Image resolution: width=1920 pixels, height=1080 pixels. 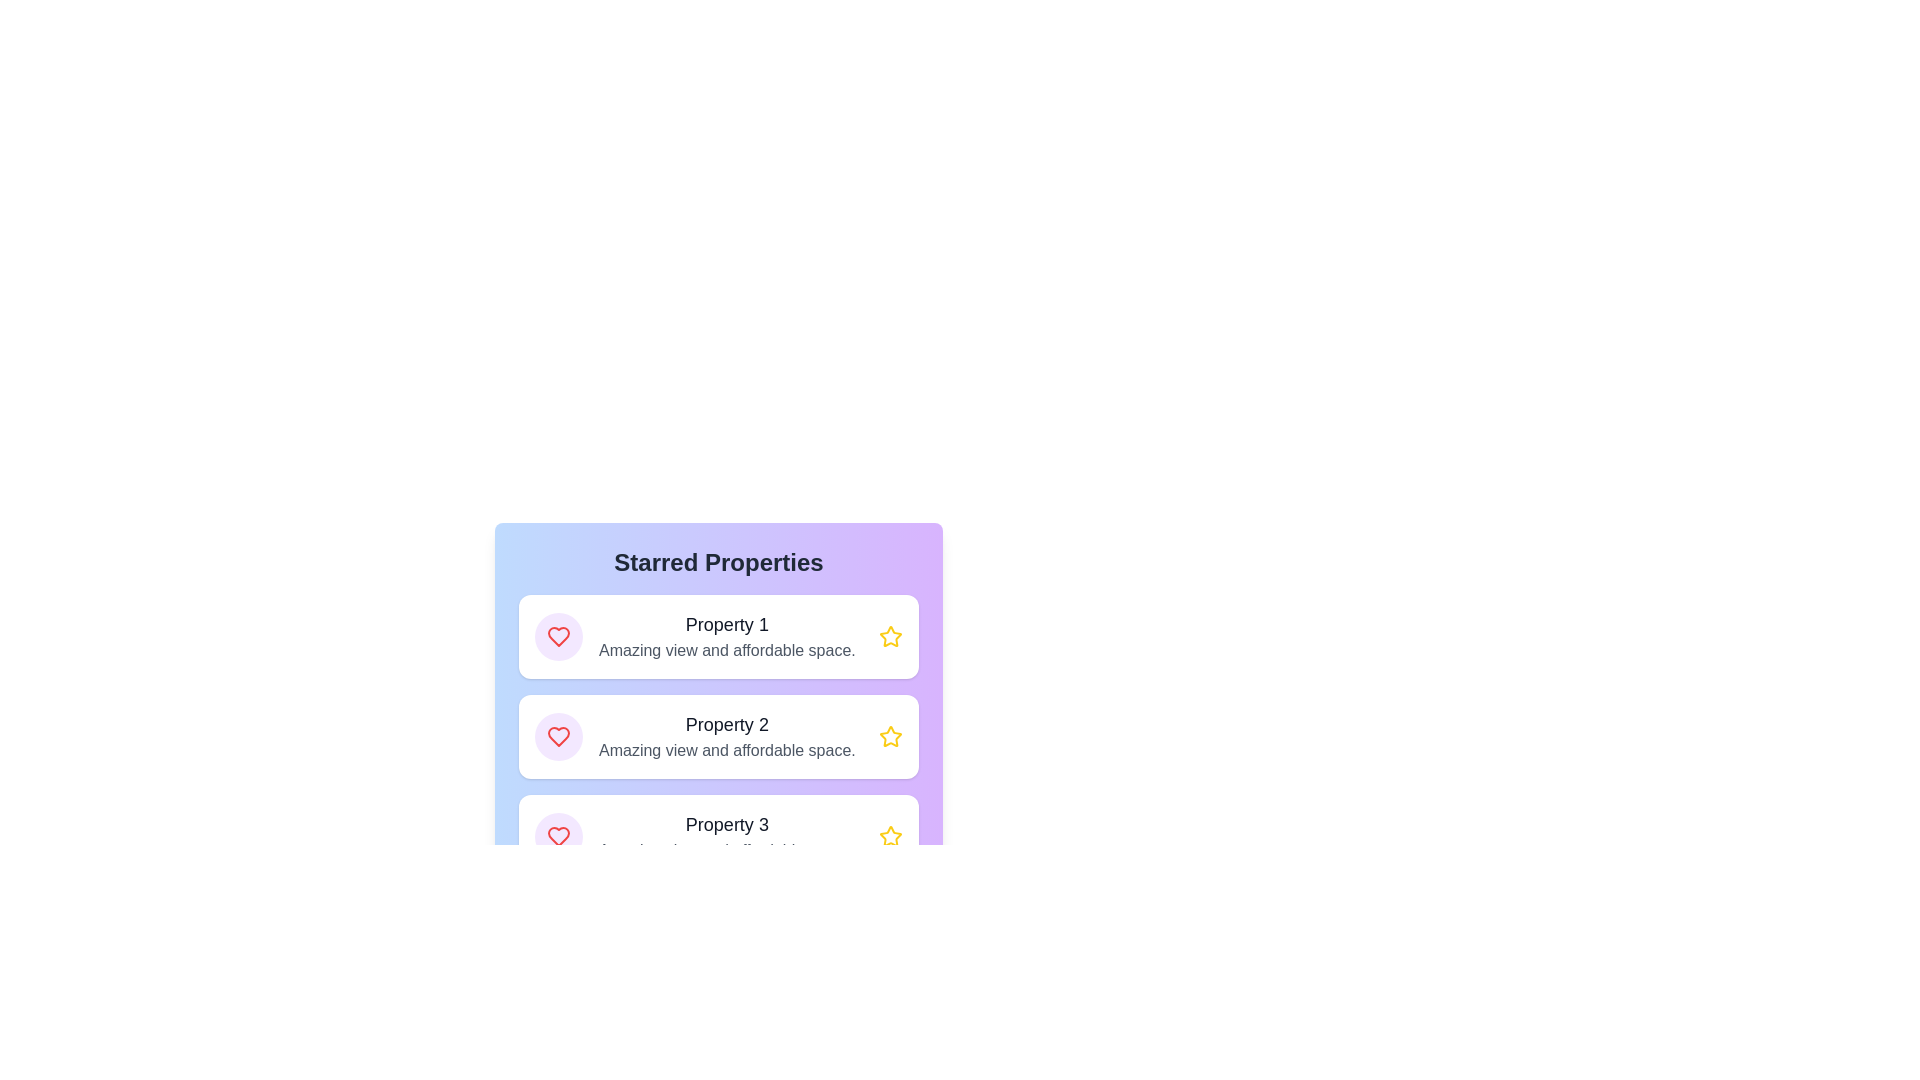 What do you see at coordinates (726, 736) in the screenshot?
I see `the text display in the second row of the 'Starred Properties' list to read the property name and its description` at bounding box center [726, 736].